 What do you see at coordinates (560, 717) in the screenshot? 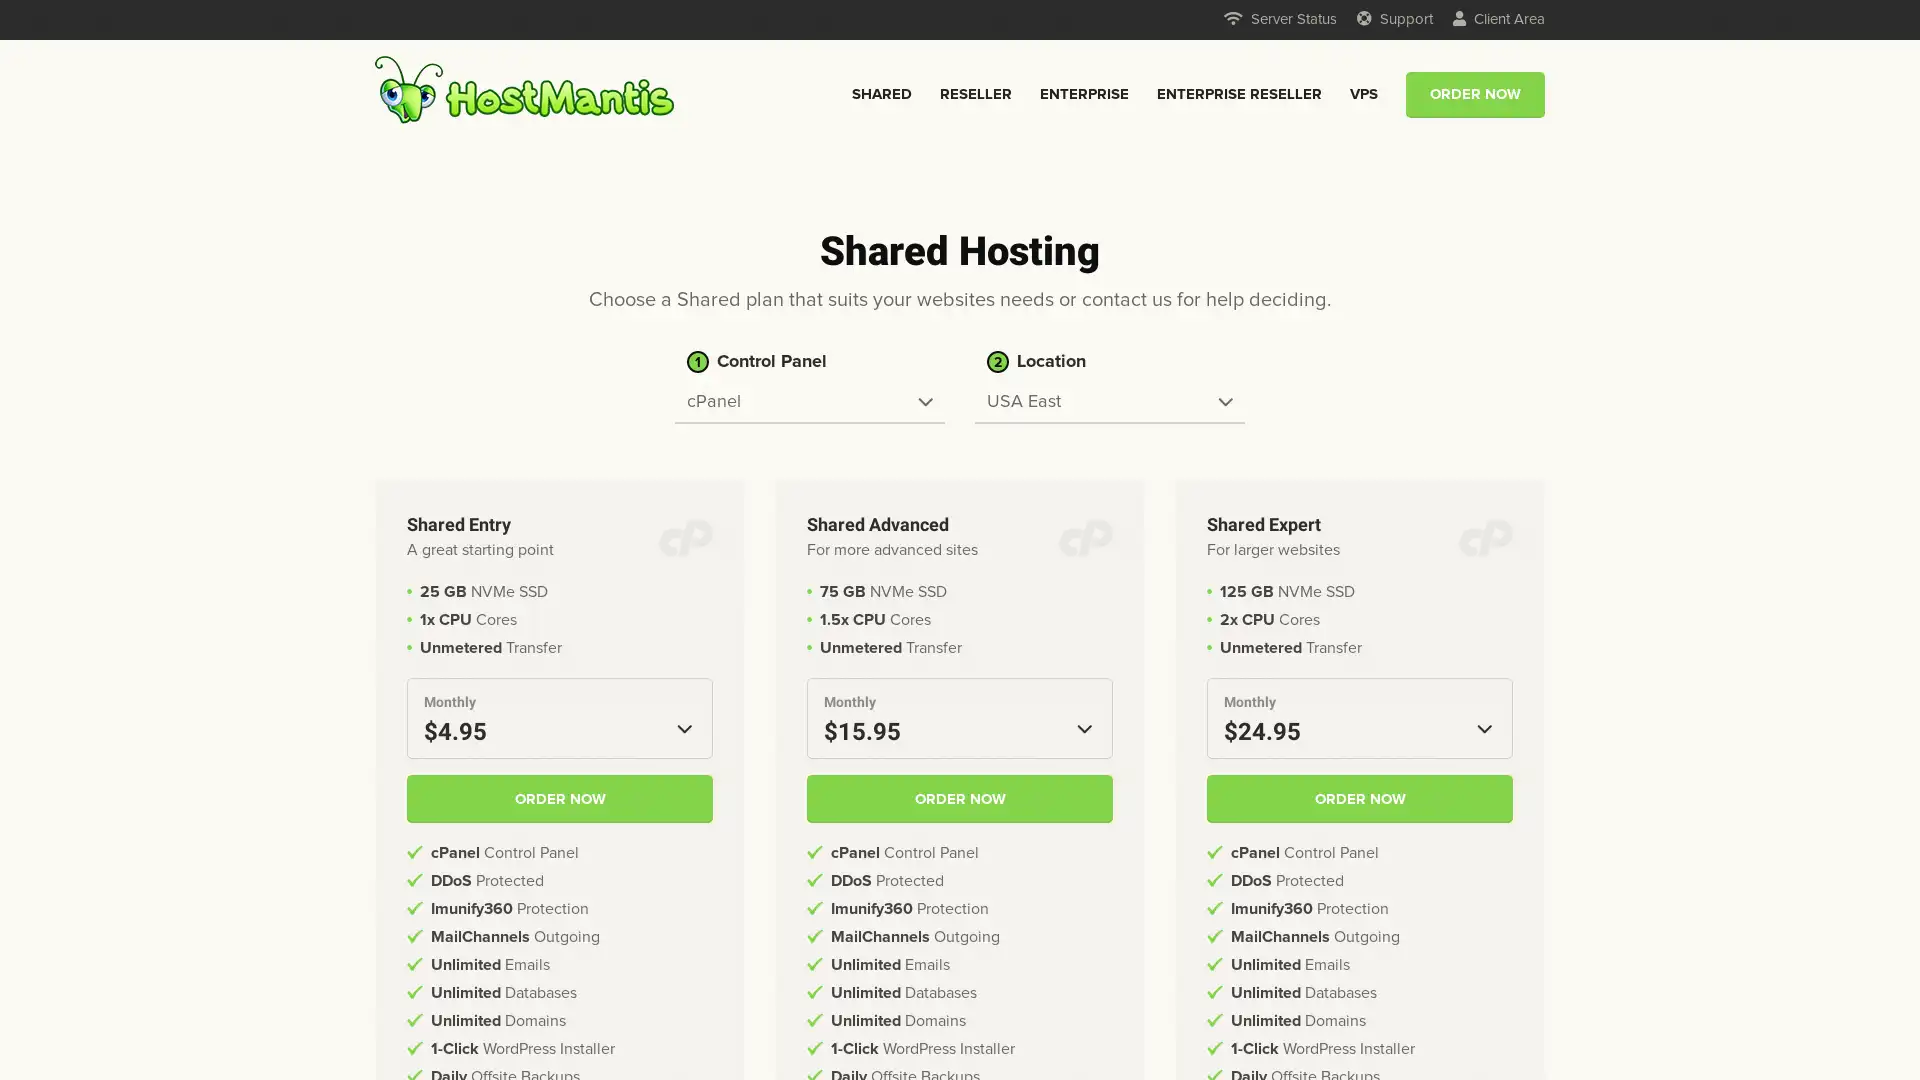
I see `Monthly $4.95` at bounding box center [560, 717].